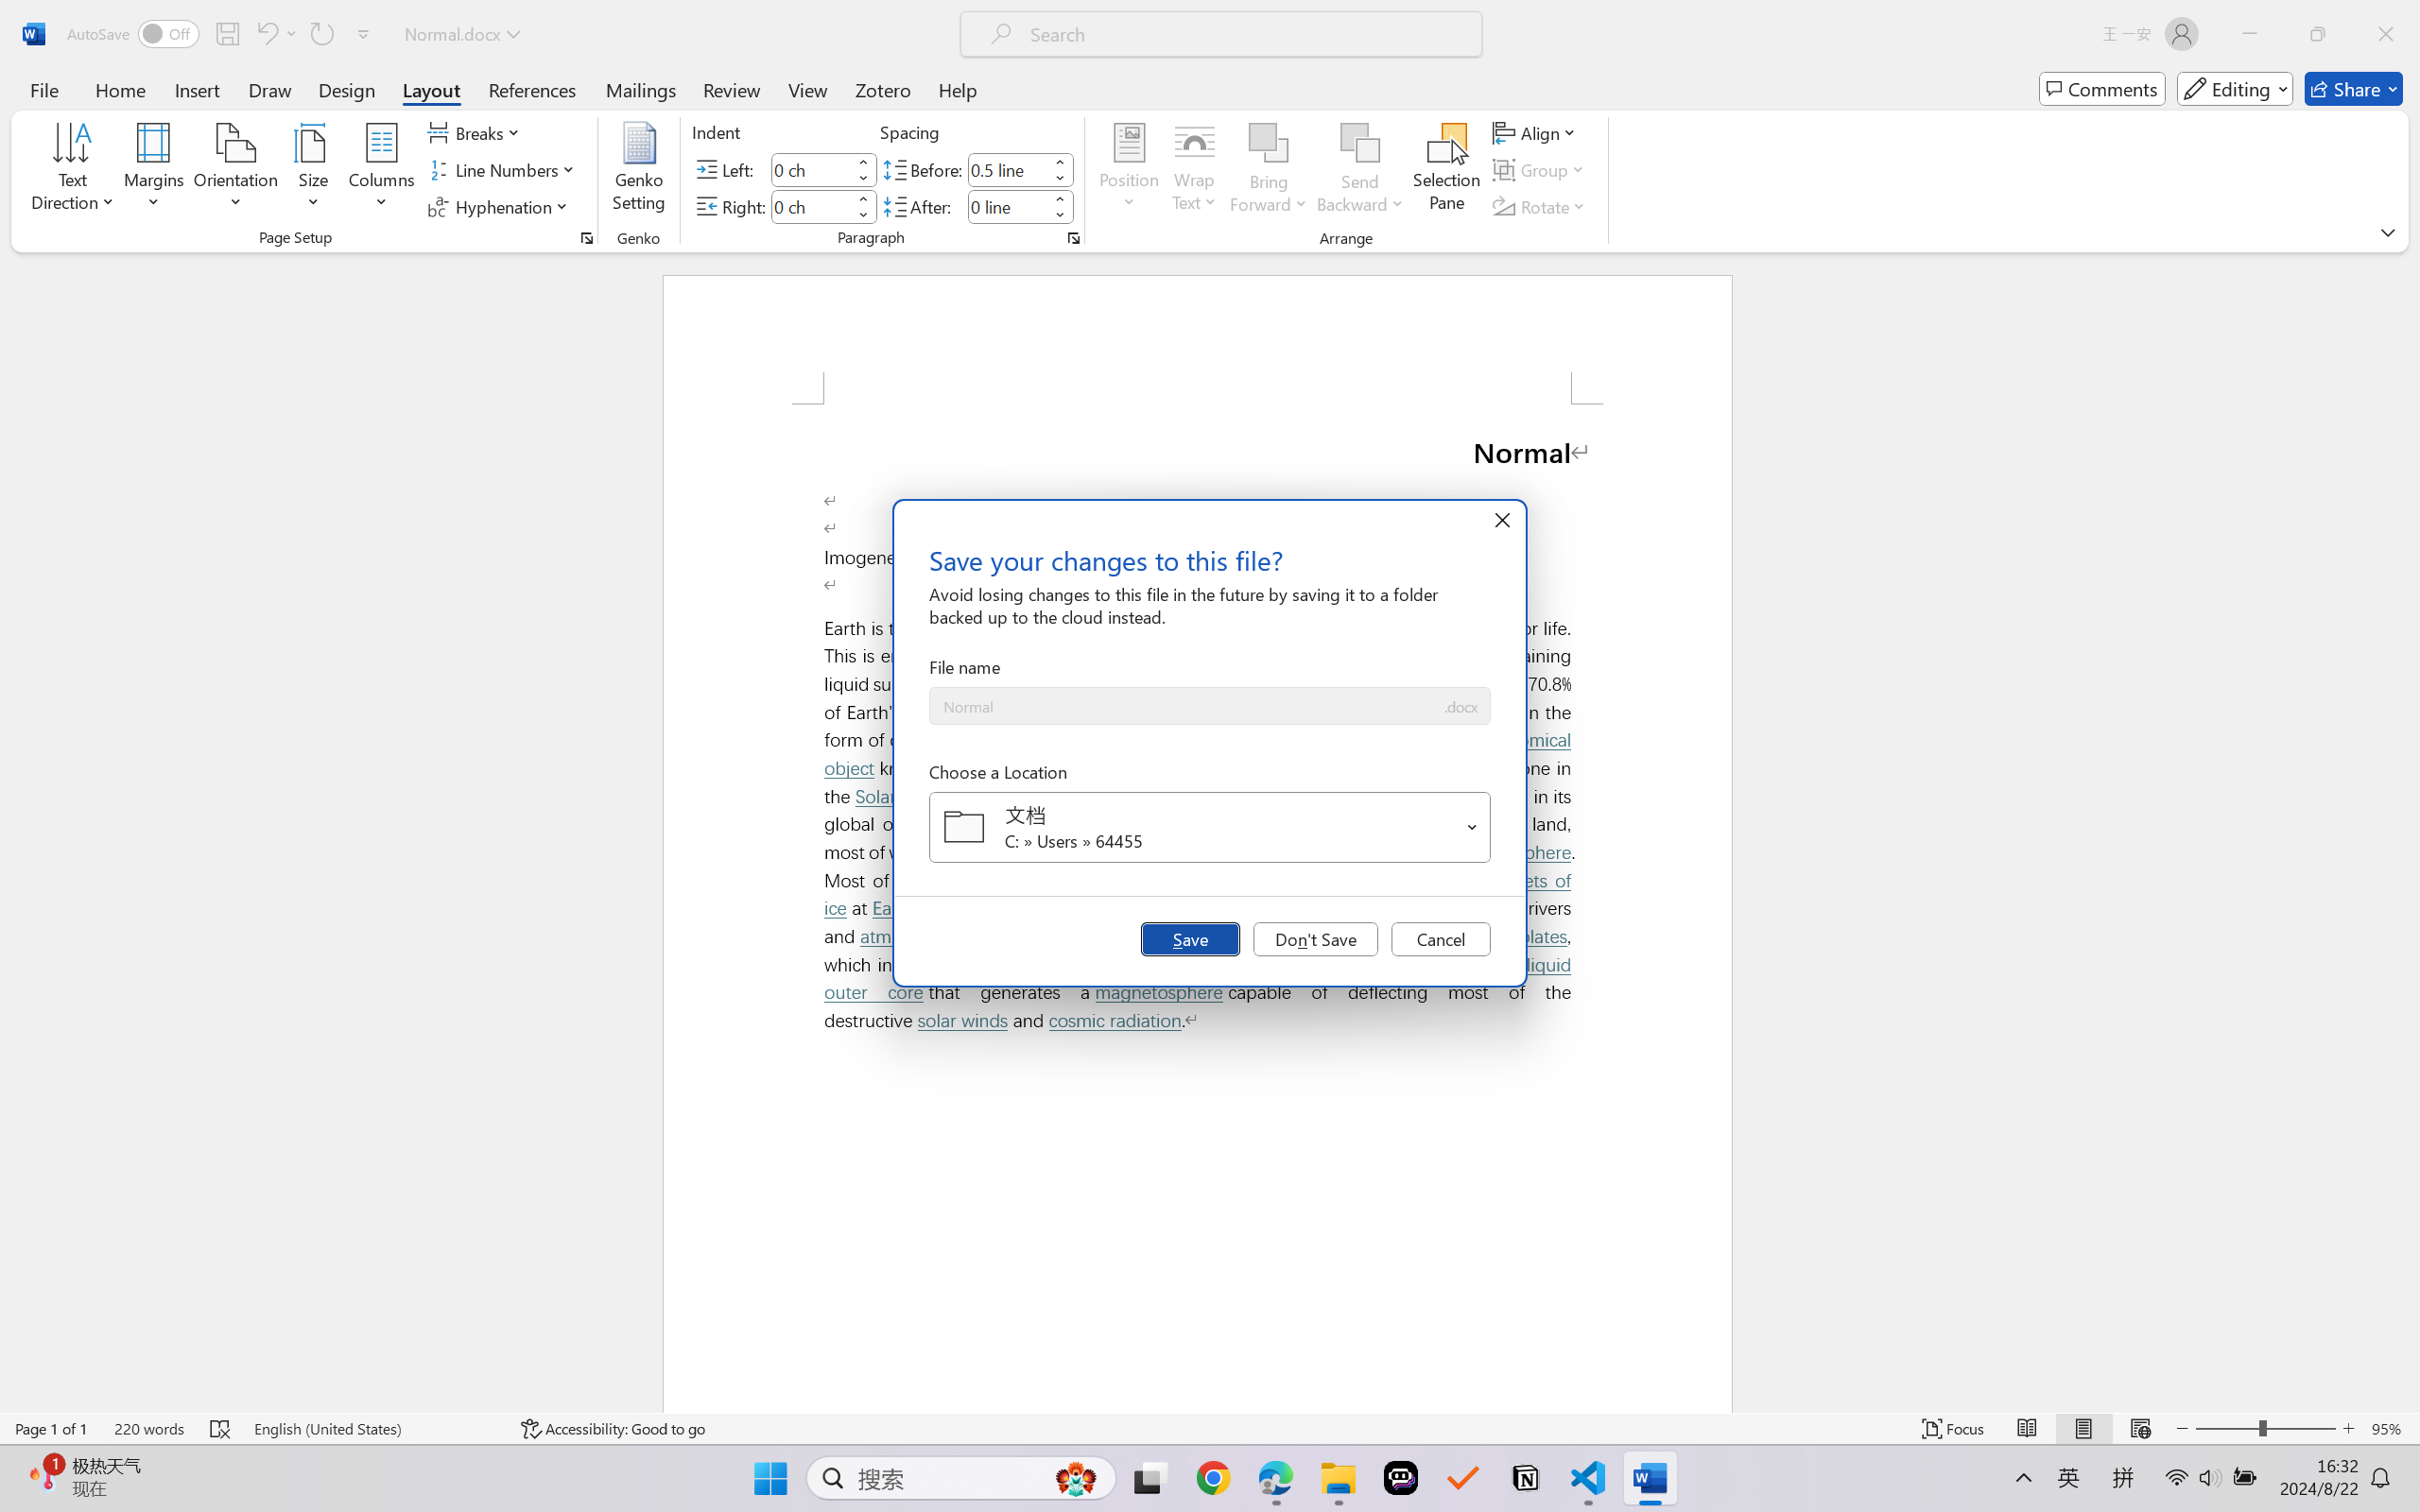 This screenshot has height=1512, width=2420. What do you see at coordinates (1128, 170) in the screenshot?
I see `'Position'` at bounding box center [1128, 170].